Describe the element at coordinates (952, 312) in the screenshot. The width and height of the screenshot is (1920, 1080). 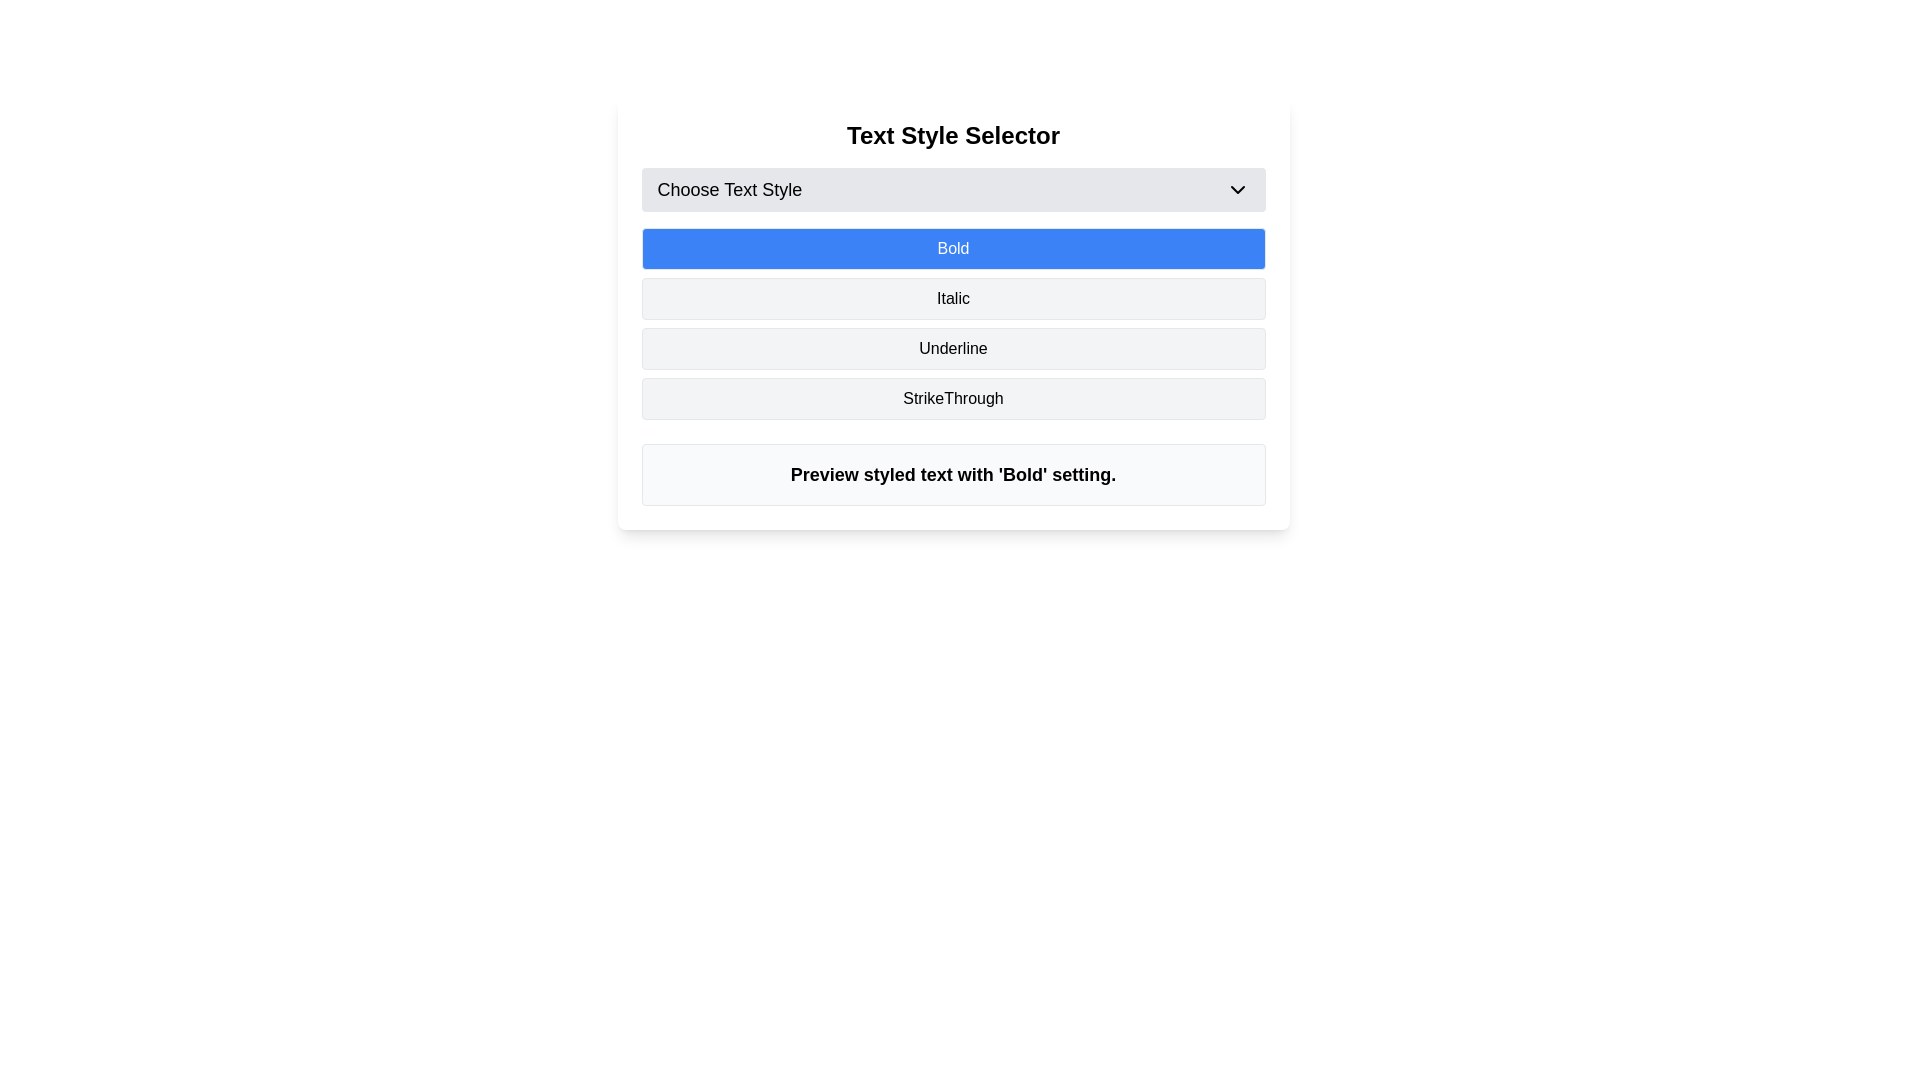
I see `the 'Italic' text style button, which is the second option in the list of text style selectors located in the modal` at that location.